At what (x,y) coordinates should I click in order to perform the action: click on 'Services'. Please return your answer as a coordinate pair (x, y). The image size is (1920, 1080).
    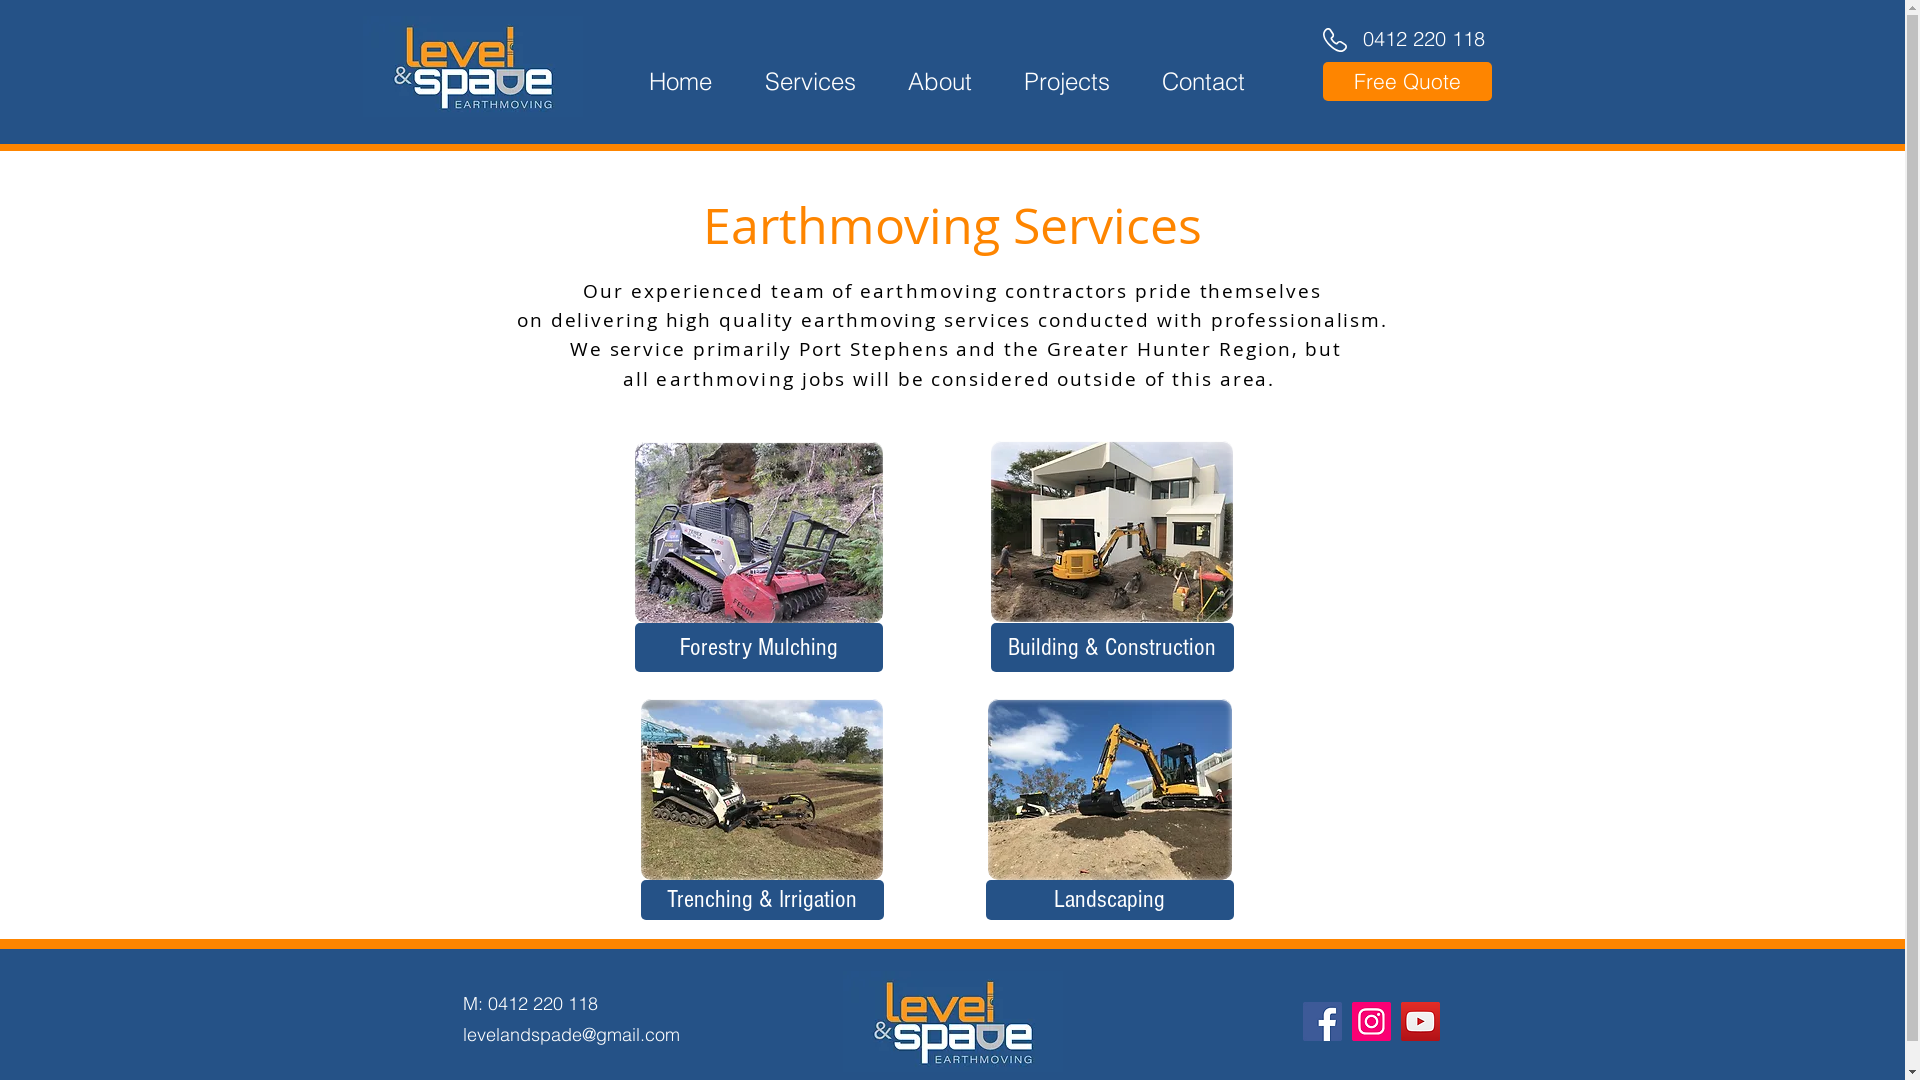
    Looking at the image, I should click on (810, 80).